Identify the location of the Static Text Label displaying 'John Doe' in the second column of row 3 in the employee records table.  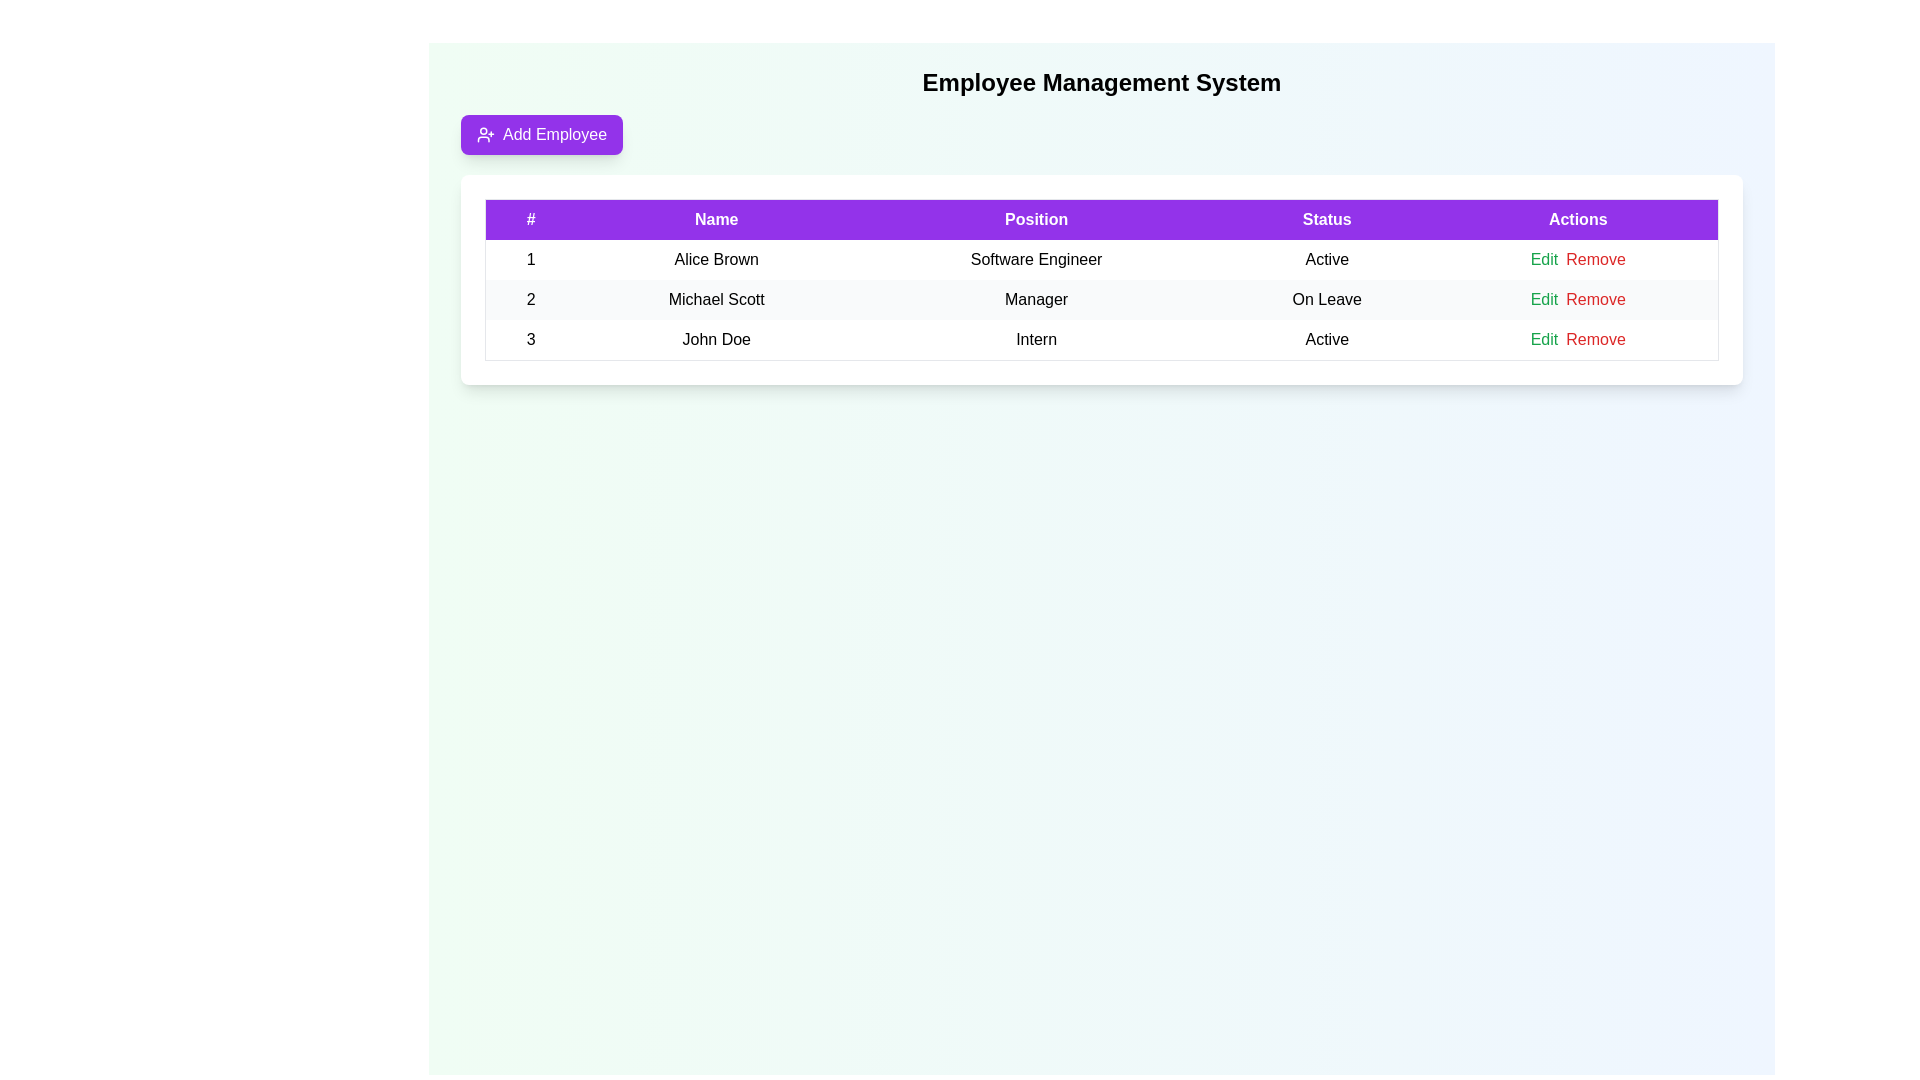
(716, 339).